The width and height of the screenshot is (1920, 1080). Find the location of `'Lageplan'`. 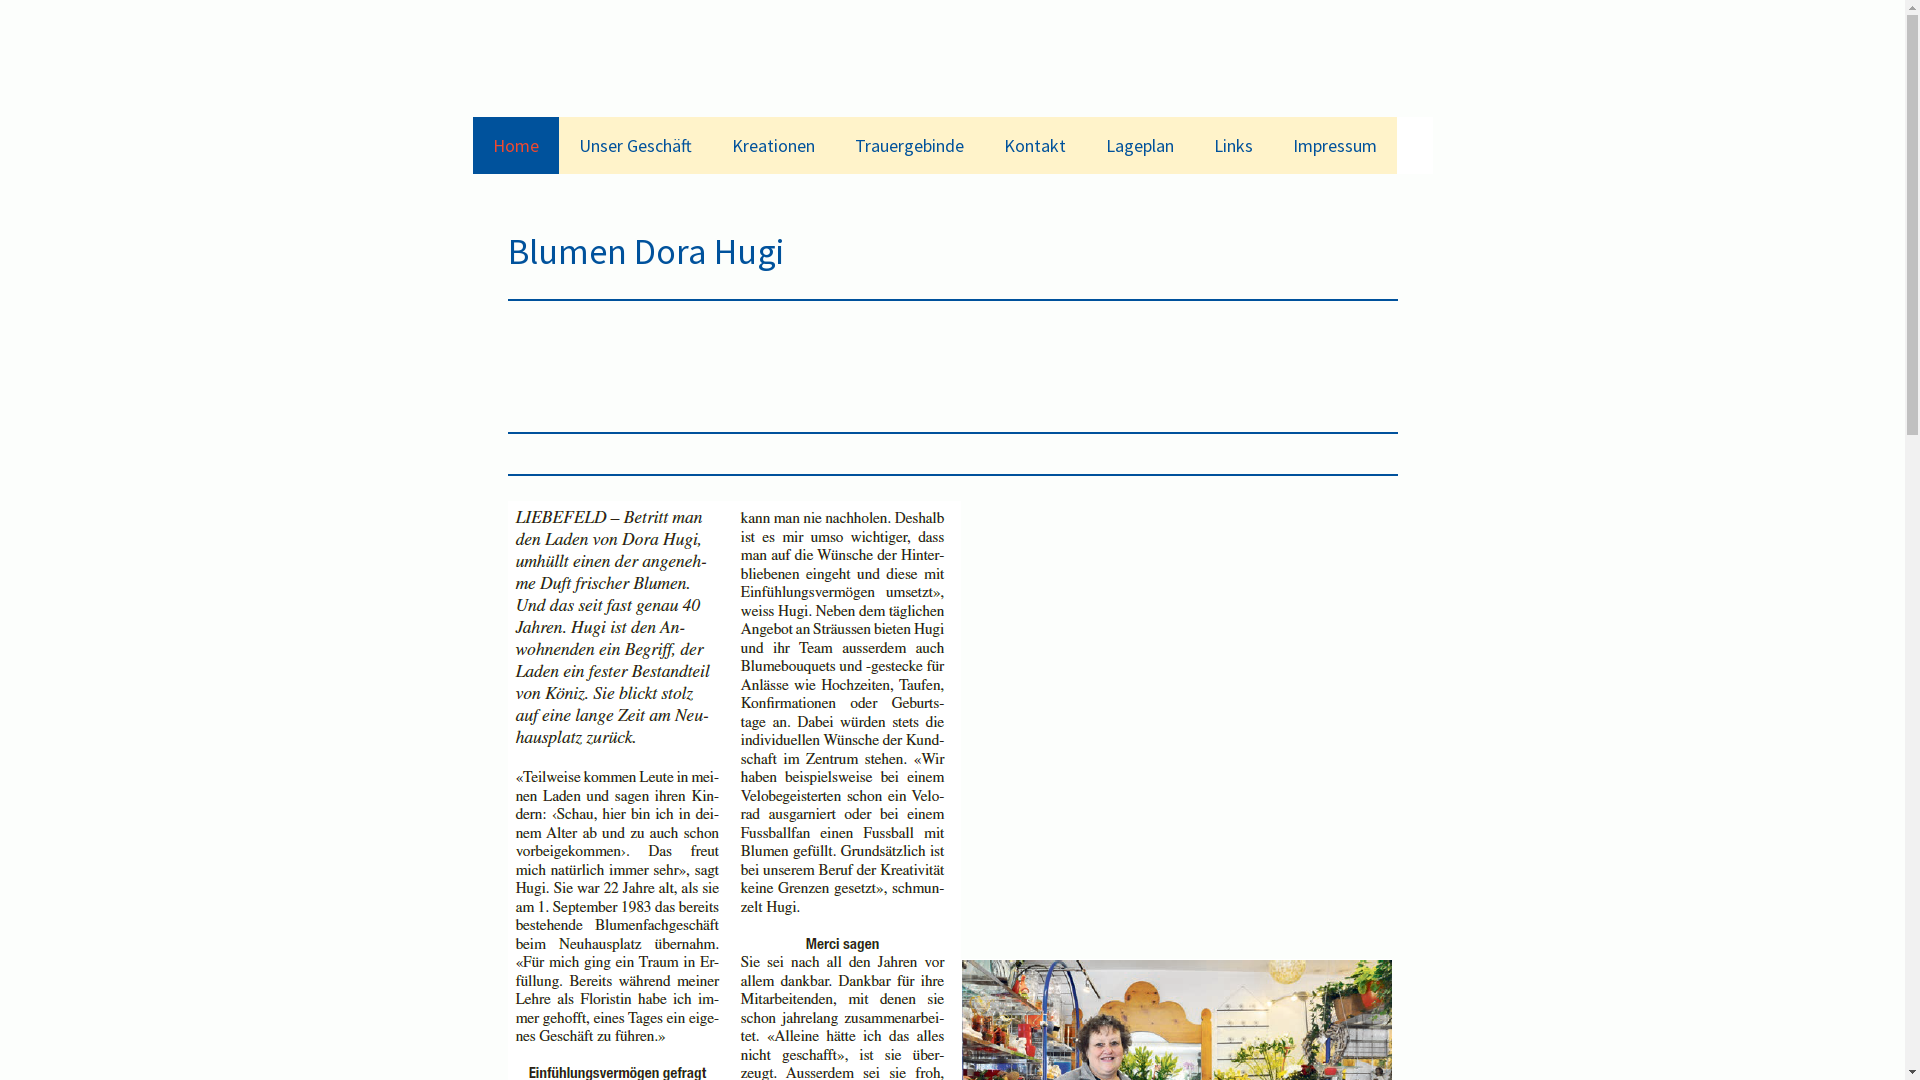

'Lageplan' is located at coordinates (1140, 144).